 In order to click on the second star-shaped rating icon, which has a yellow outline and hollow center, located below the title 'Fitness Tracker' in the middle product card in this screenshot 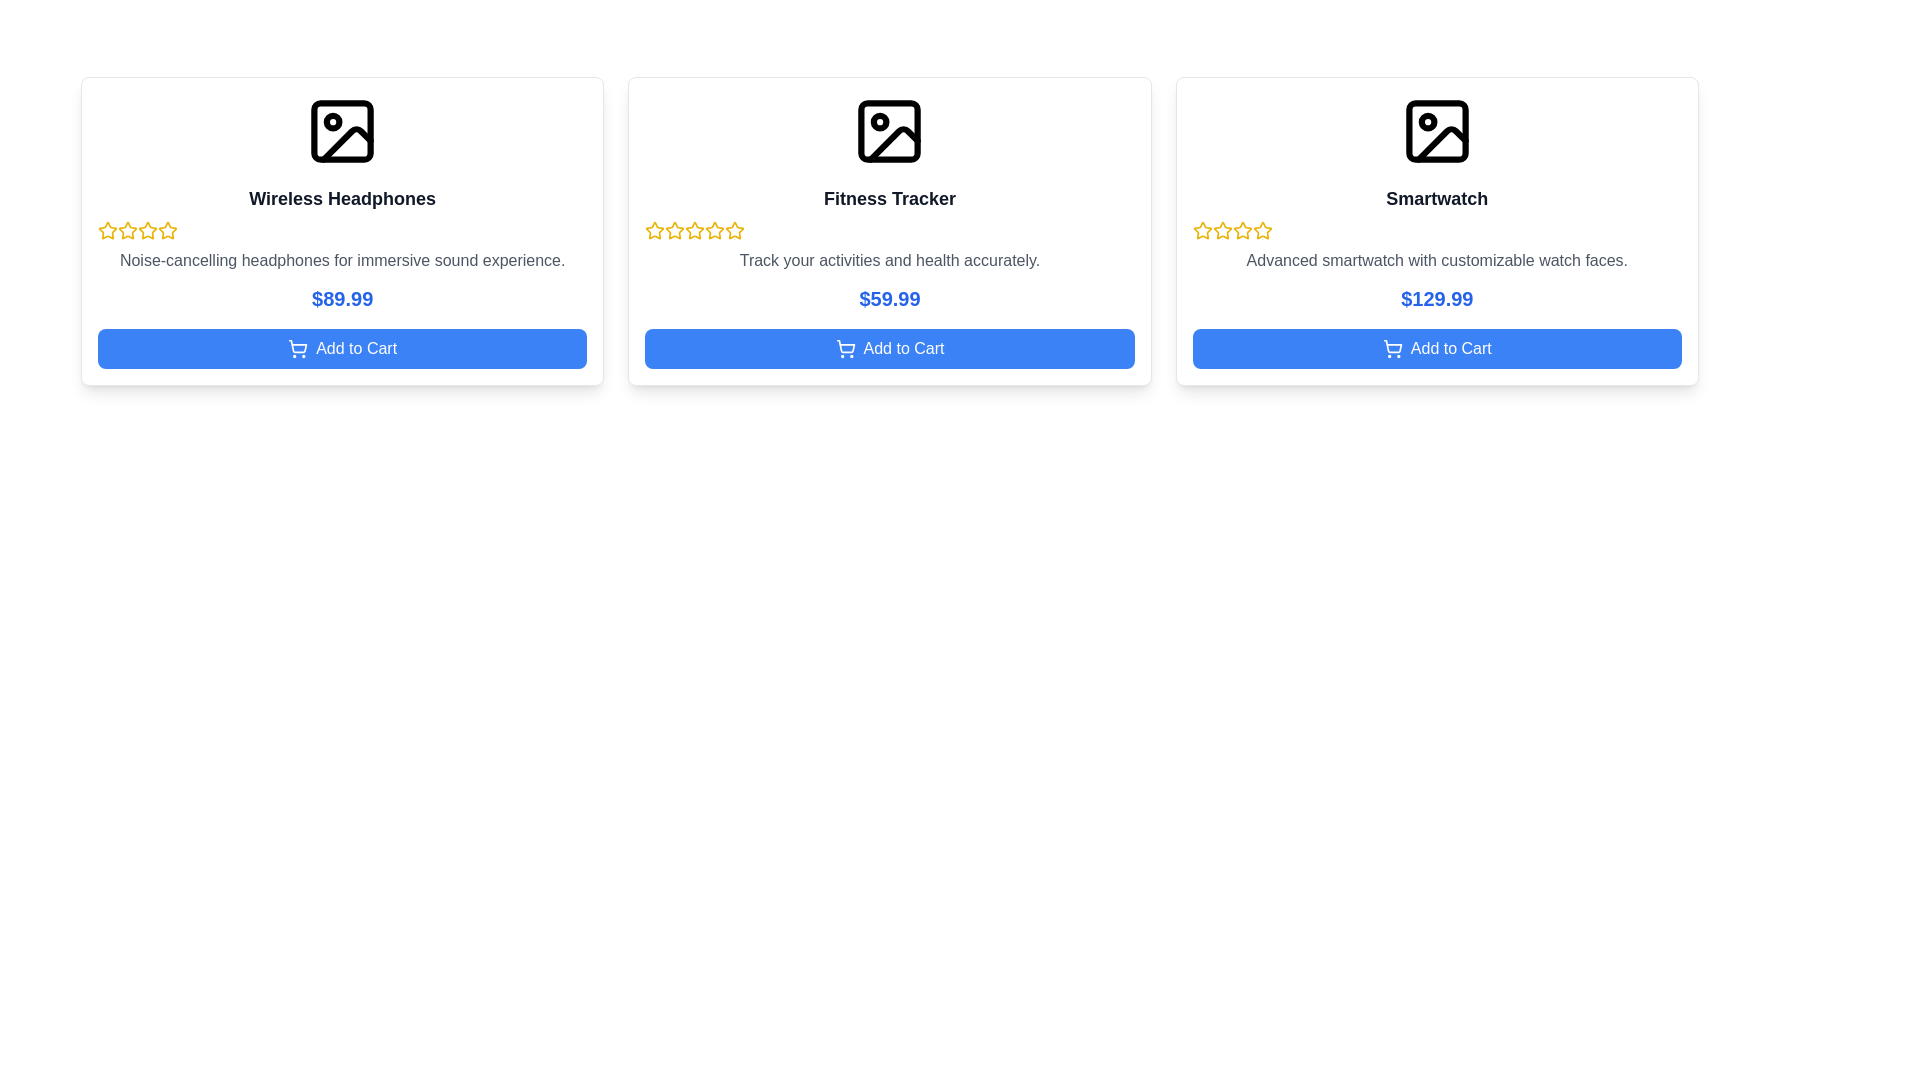, I will do `click(675, 229)`.